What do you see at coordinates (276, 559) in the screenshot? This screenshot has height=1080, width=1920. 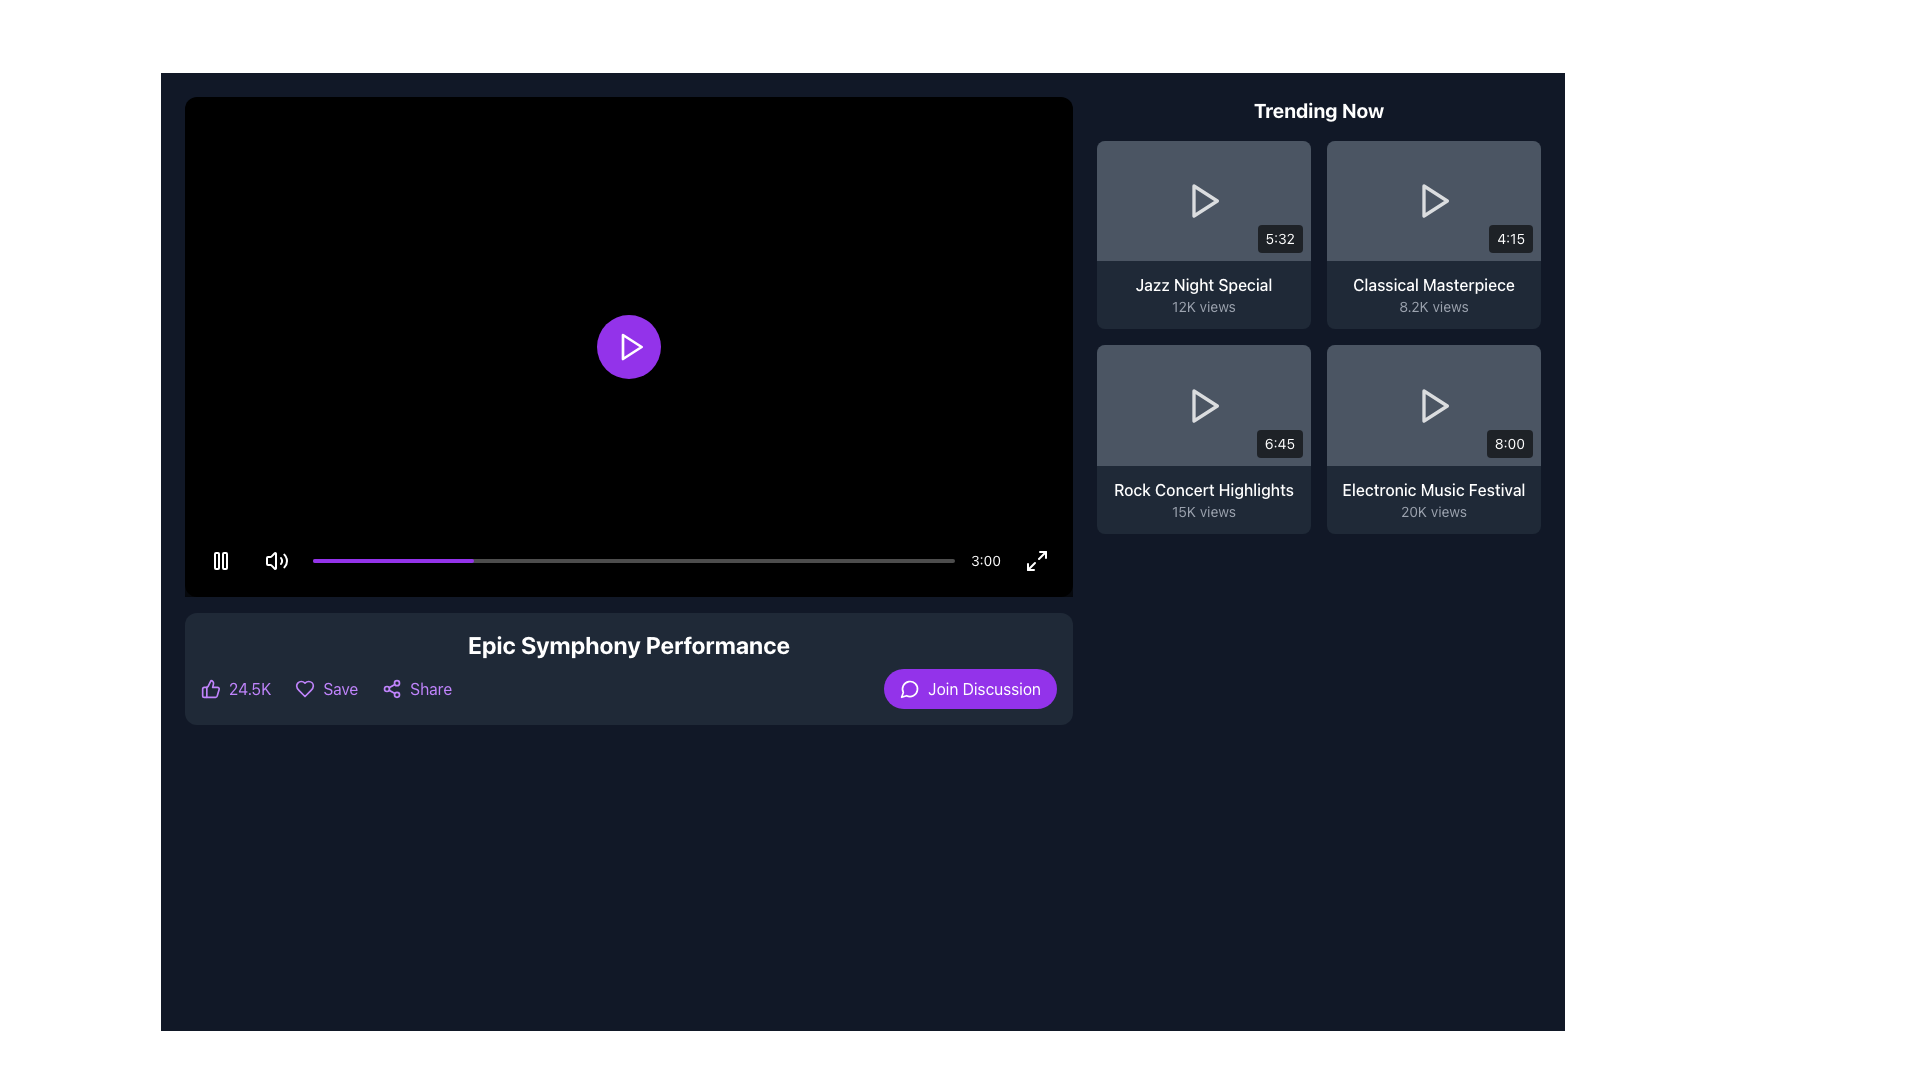 I see `the circular button with a speaker icon located at the bottom left corner of the video playback bar` at bounding box center [276, 559].